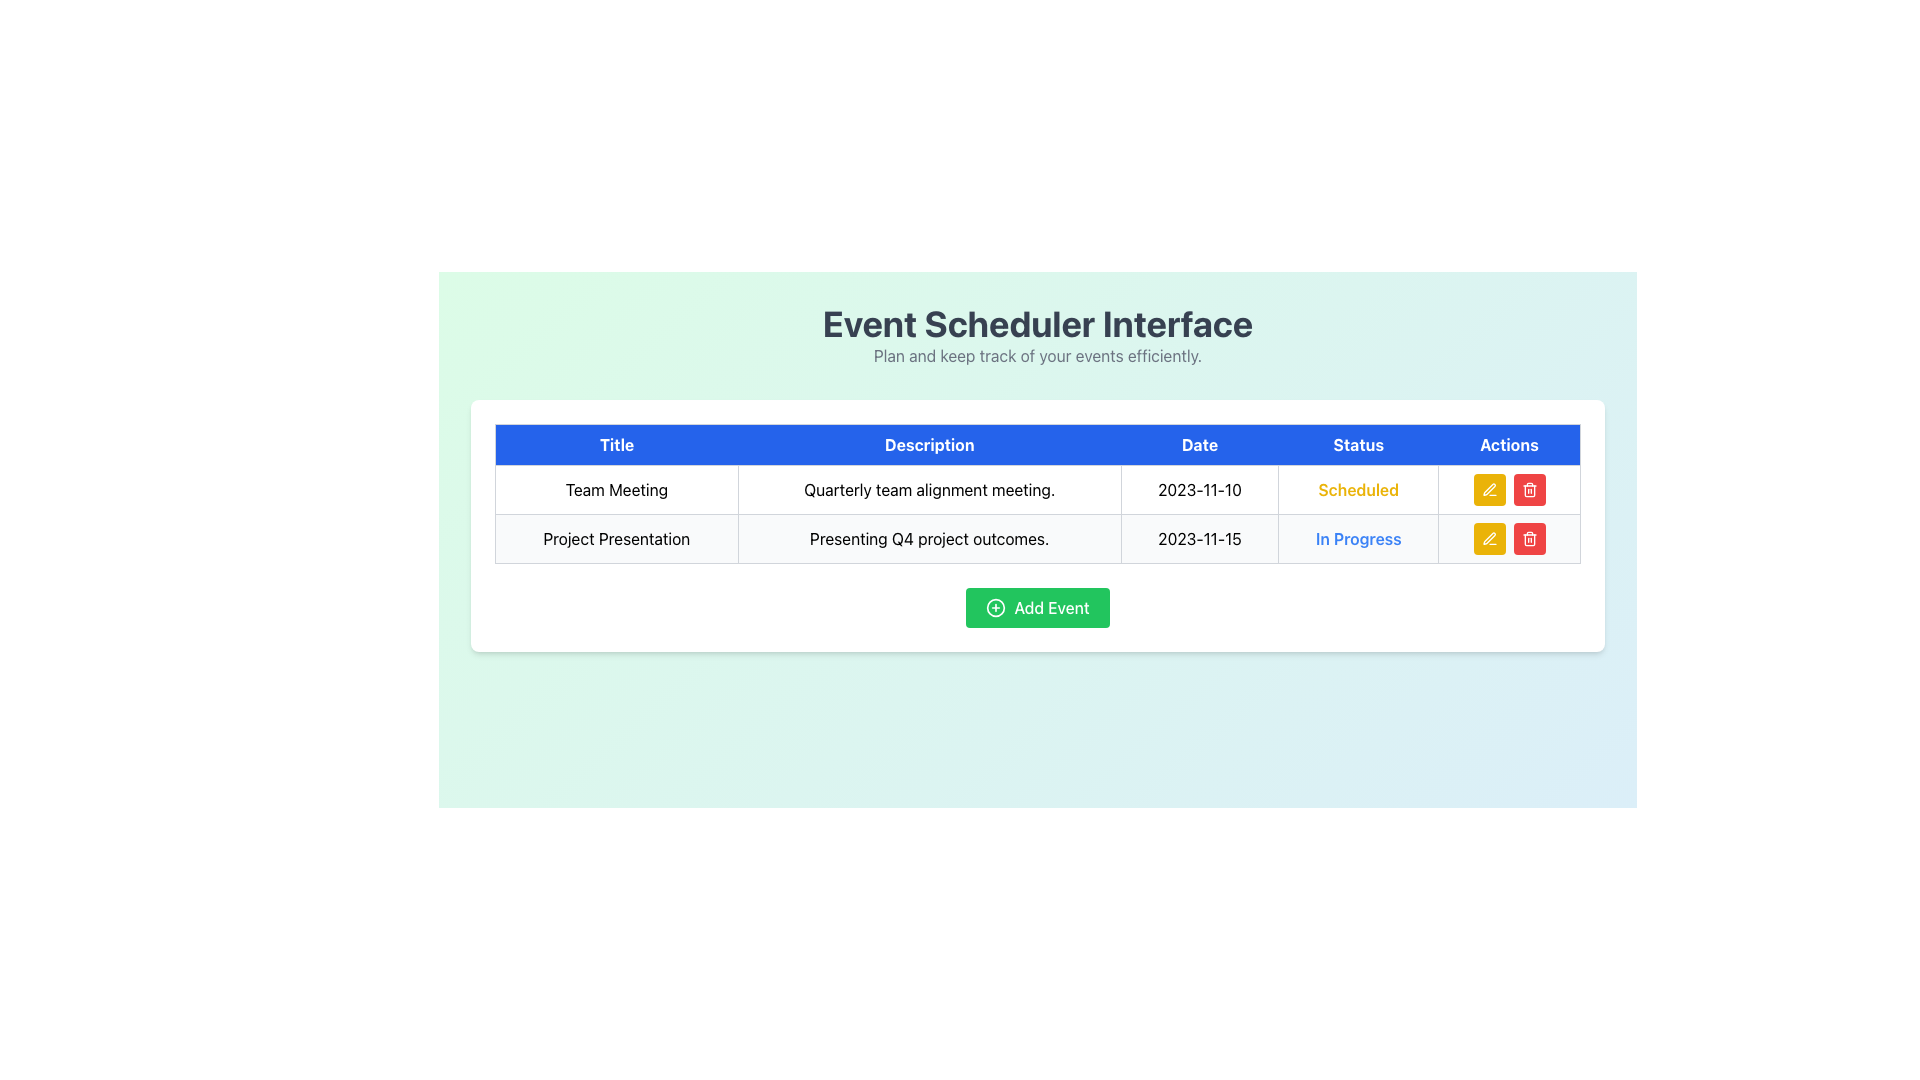 The height and width of the screenshot is (1080, 1920). What do you see at coordinates (1037, 334) in the screenshot?
I see `text of the header section titled 'Event Scheduler Interface' with the subtitle 'Plan and keep track of your events efficiently.'` at bounding box center [1037, 334].